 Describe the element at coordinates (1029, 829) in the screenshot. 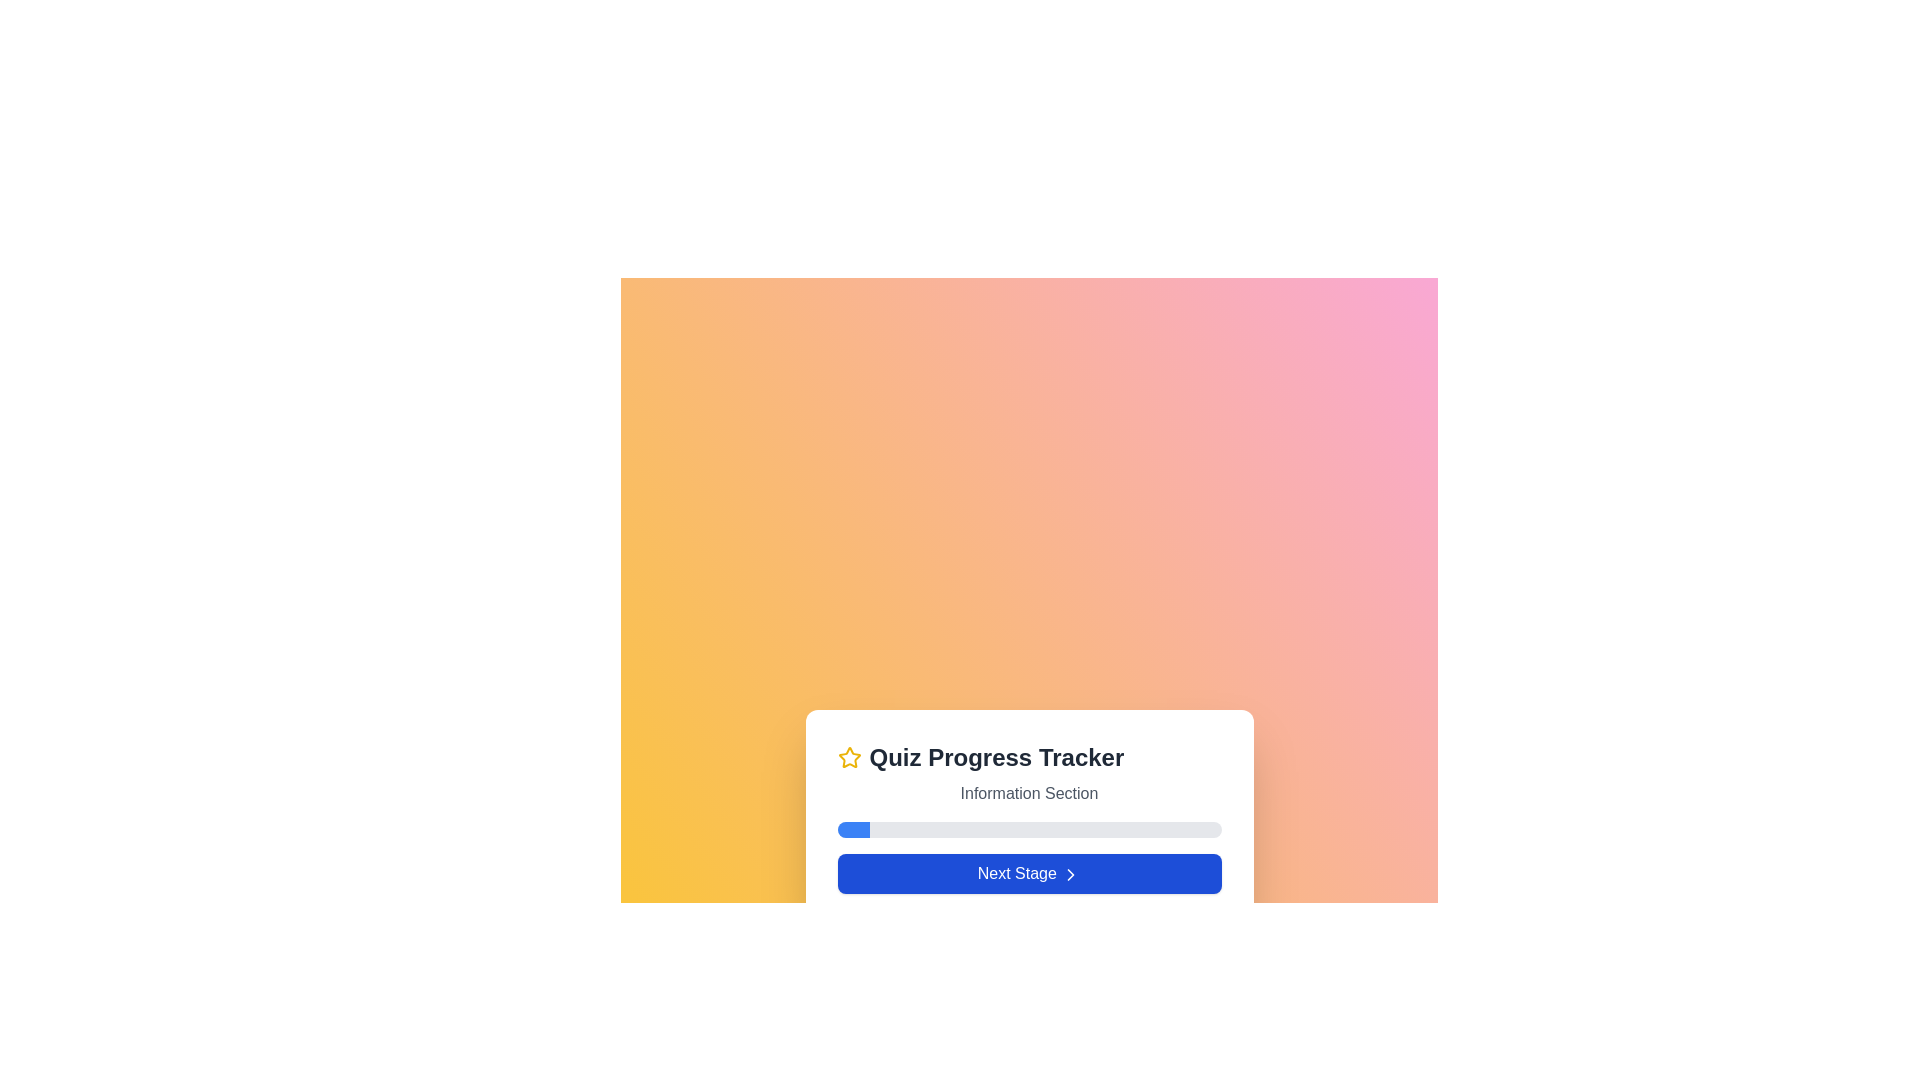

I see `the horizontal progress bar with a light gray background and a blue progress indicator, positioned below the 'Information Section' and above the 'Next Stage' button` at that location.